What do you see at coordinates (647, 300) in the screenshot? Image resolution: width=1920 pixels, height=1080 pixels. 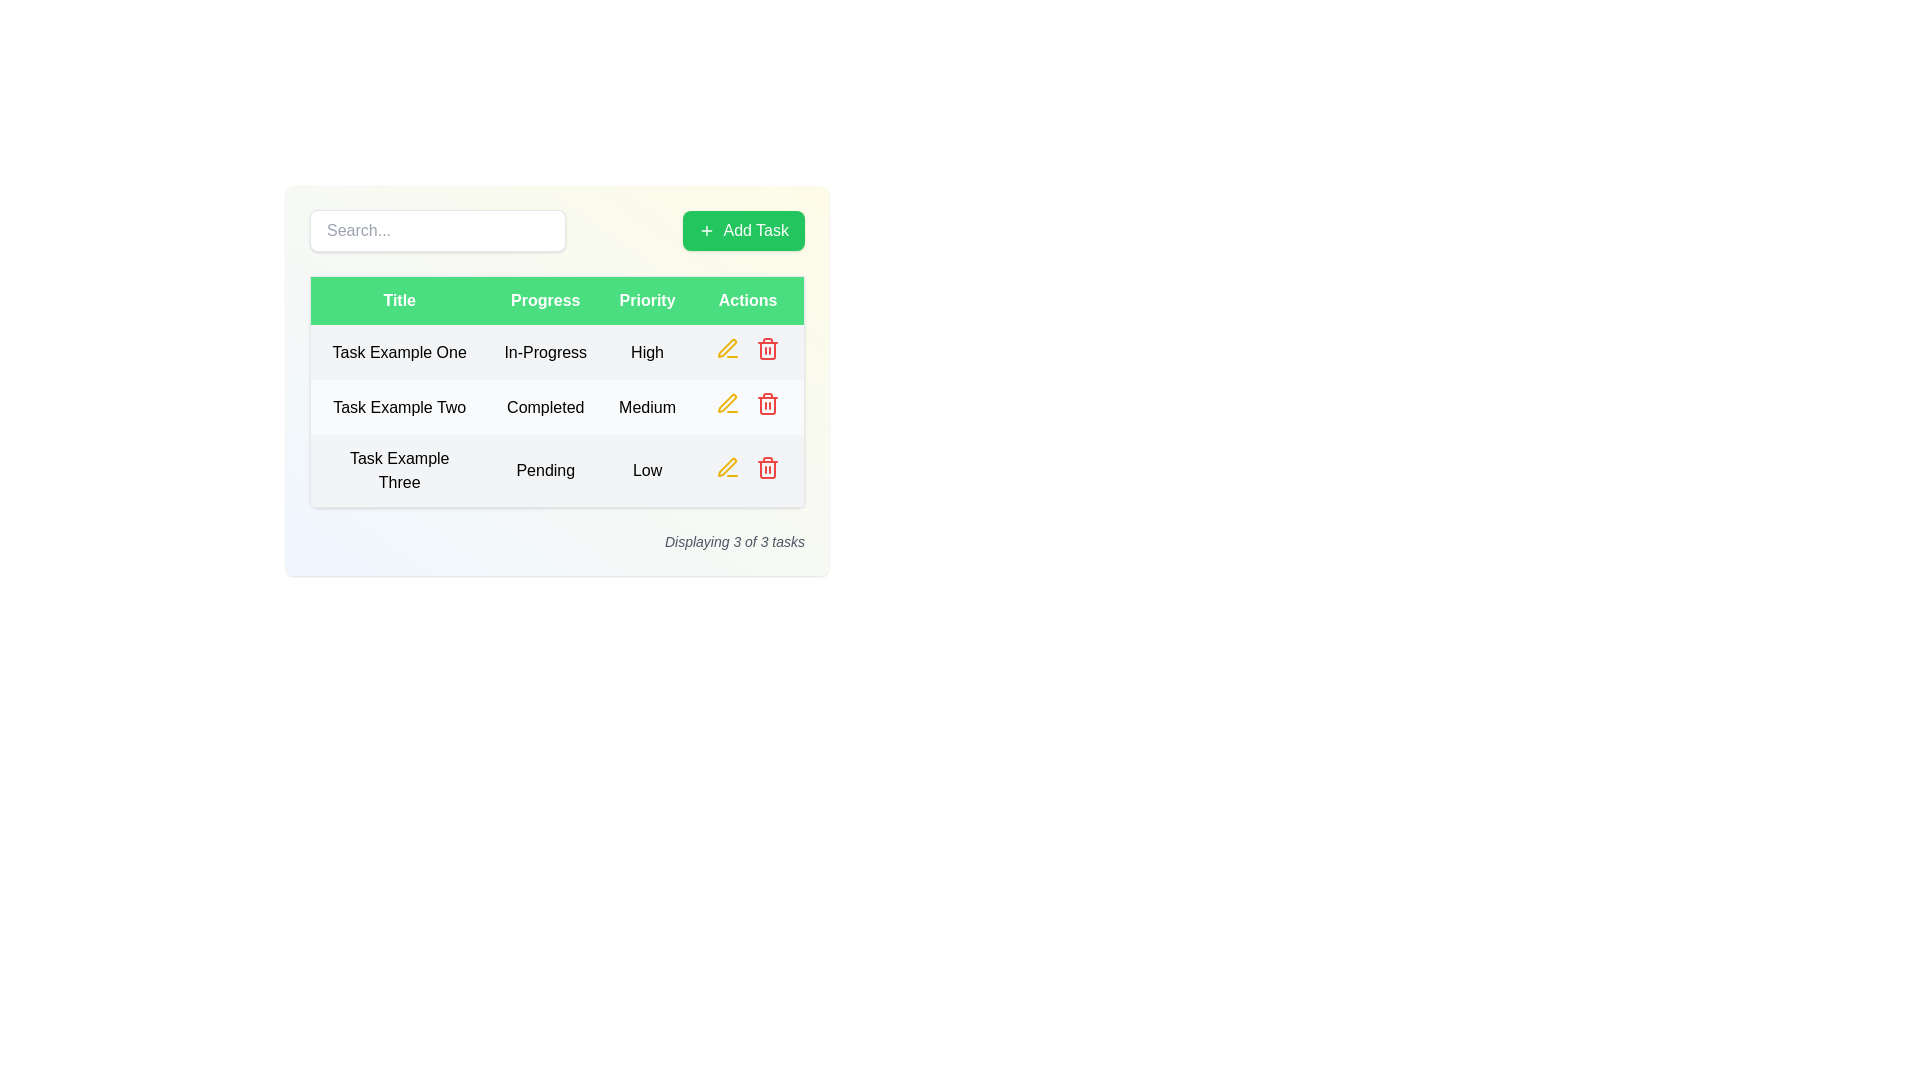 I see `the 'Priority' label element, which is a rectangular label with white text on a green background, located in the header row of a table structure as the third column` at bounding box center [647, 300].